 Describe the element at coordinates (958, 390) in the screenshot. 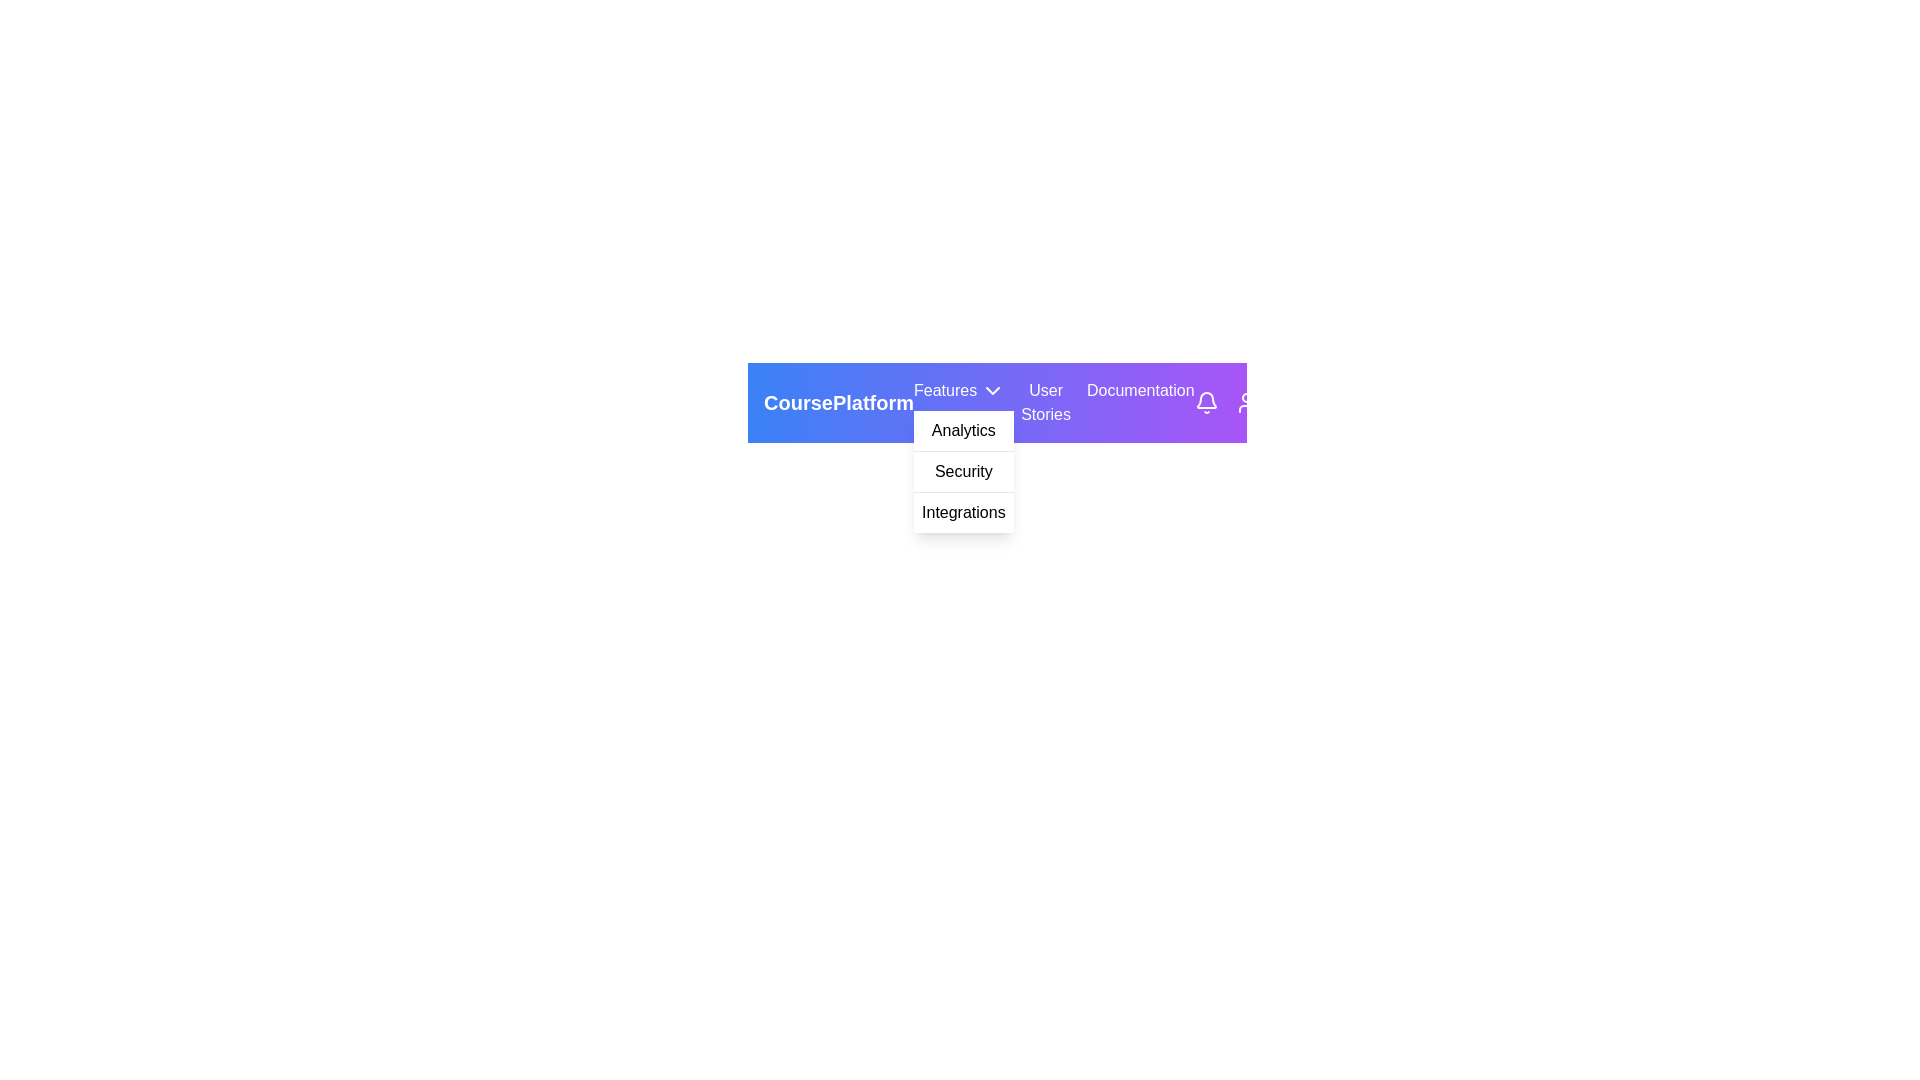

I see `the dropdown menu trigger located in the top navigation bar, positioned between 'CoursePlatform' and 'User Stories'` at that location.